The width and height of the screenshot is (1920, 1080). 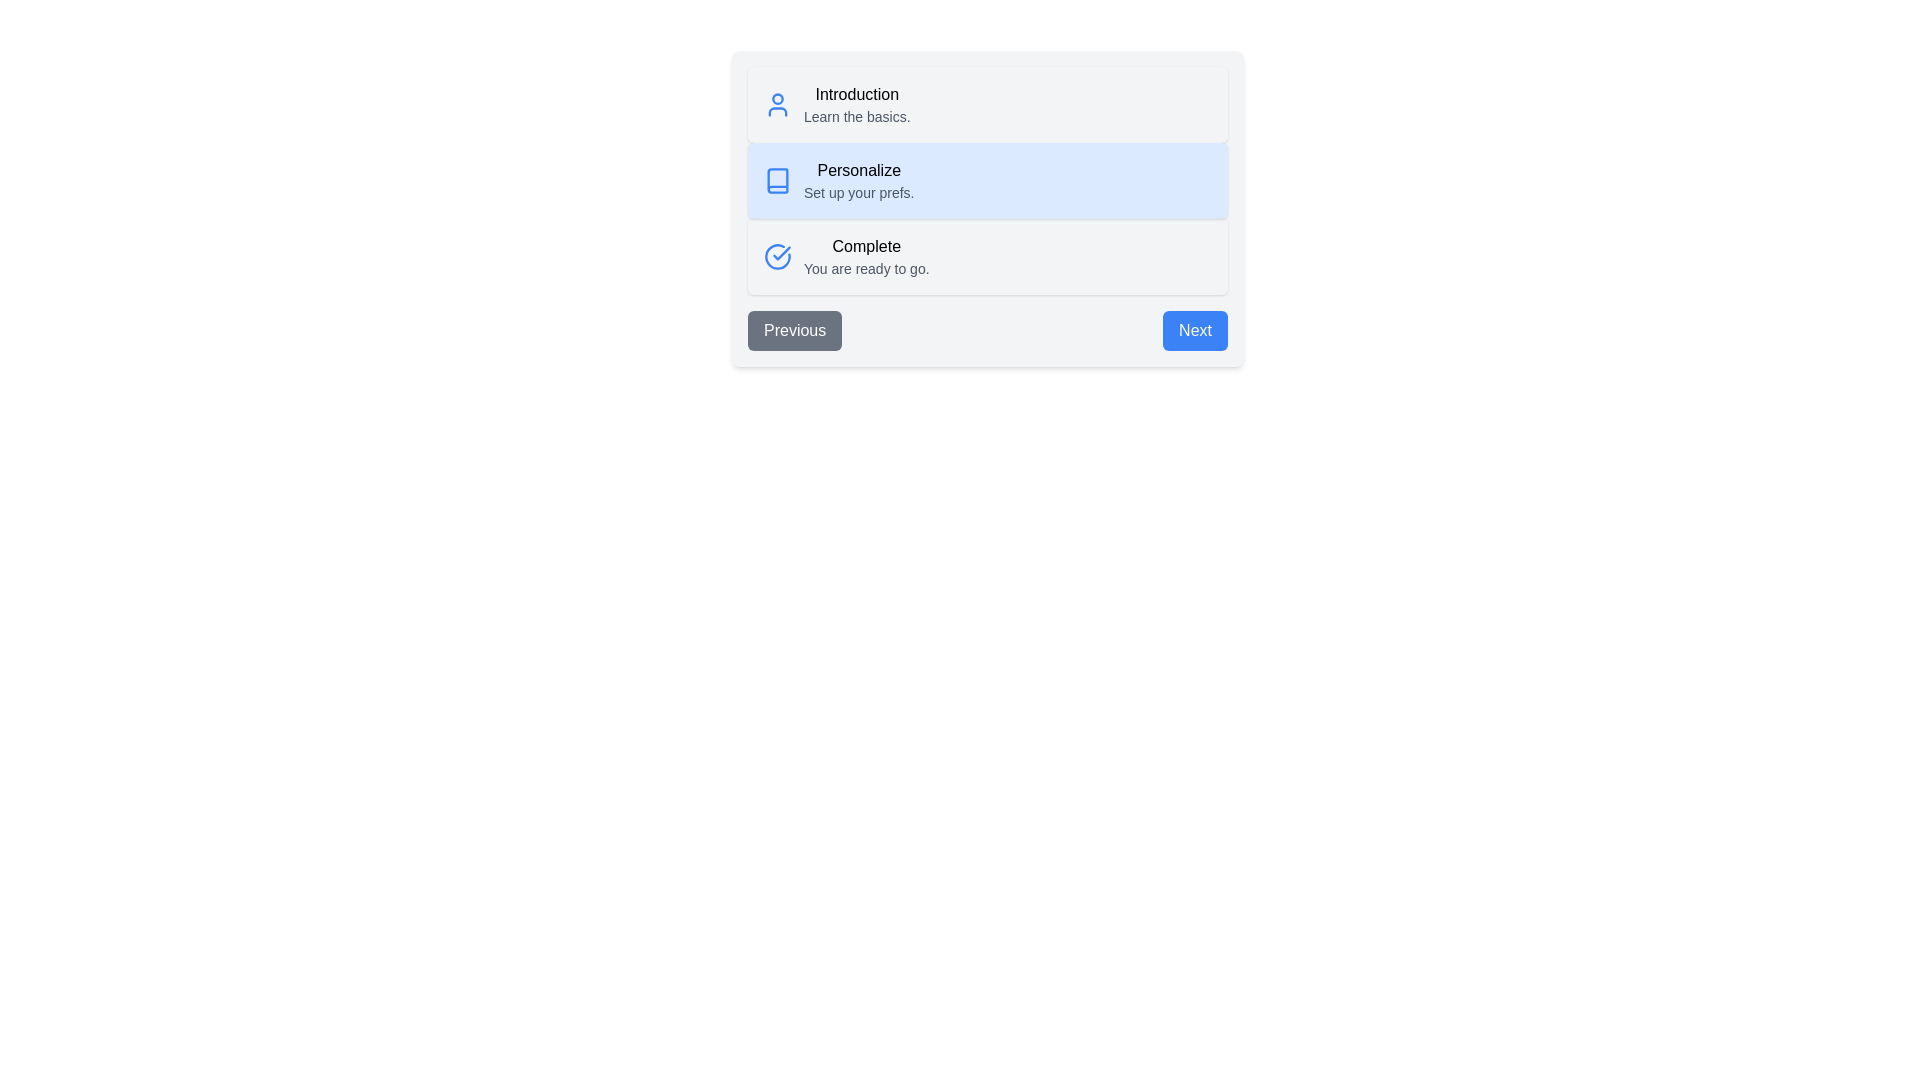 What do you see at coordinates (865, 256) in the screenshot?
I see `the step with title 'Complete' to read its description` at bounding box center [865, 256].